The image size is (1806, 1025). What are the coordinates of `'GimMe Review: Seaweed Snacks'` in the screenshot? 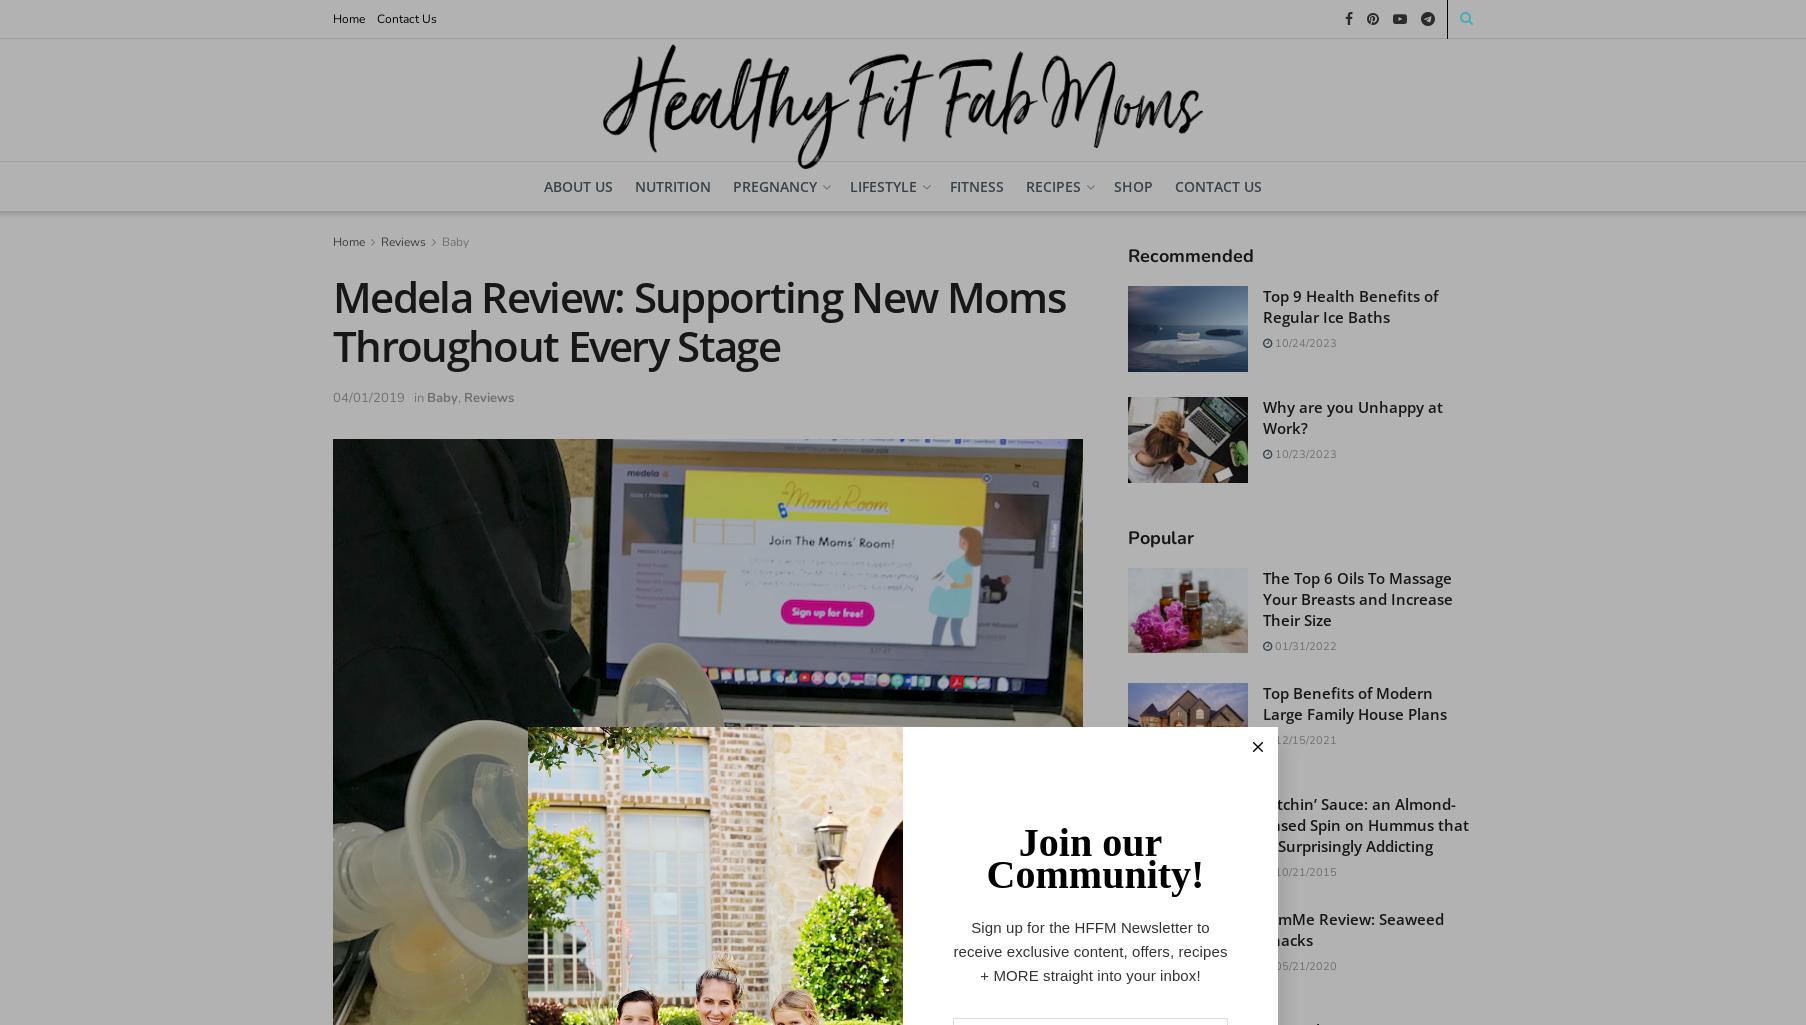 It's located at (1352, 928).